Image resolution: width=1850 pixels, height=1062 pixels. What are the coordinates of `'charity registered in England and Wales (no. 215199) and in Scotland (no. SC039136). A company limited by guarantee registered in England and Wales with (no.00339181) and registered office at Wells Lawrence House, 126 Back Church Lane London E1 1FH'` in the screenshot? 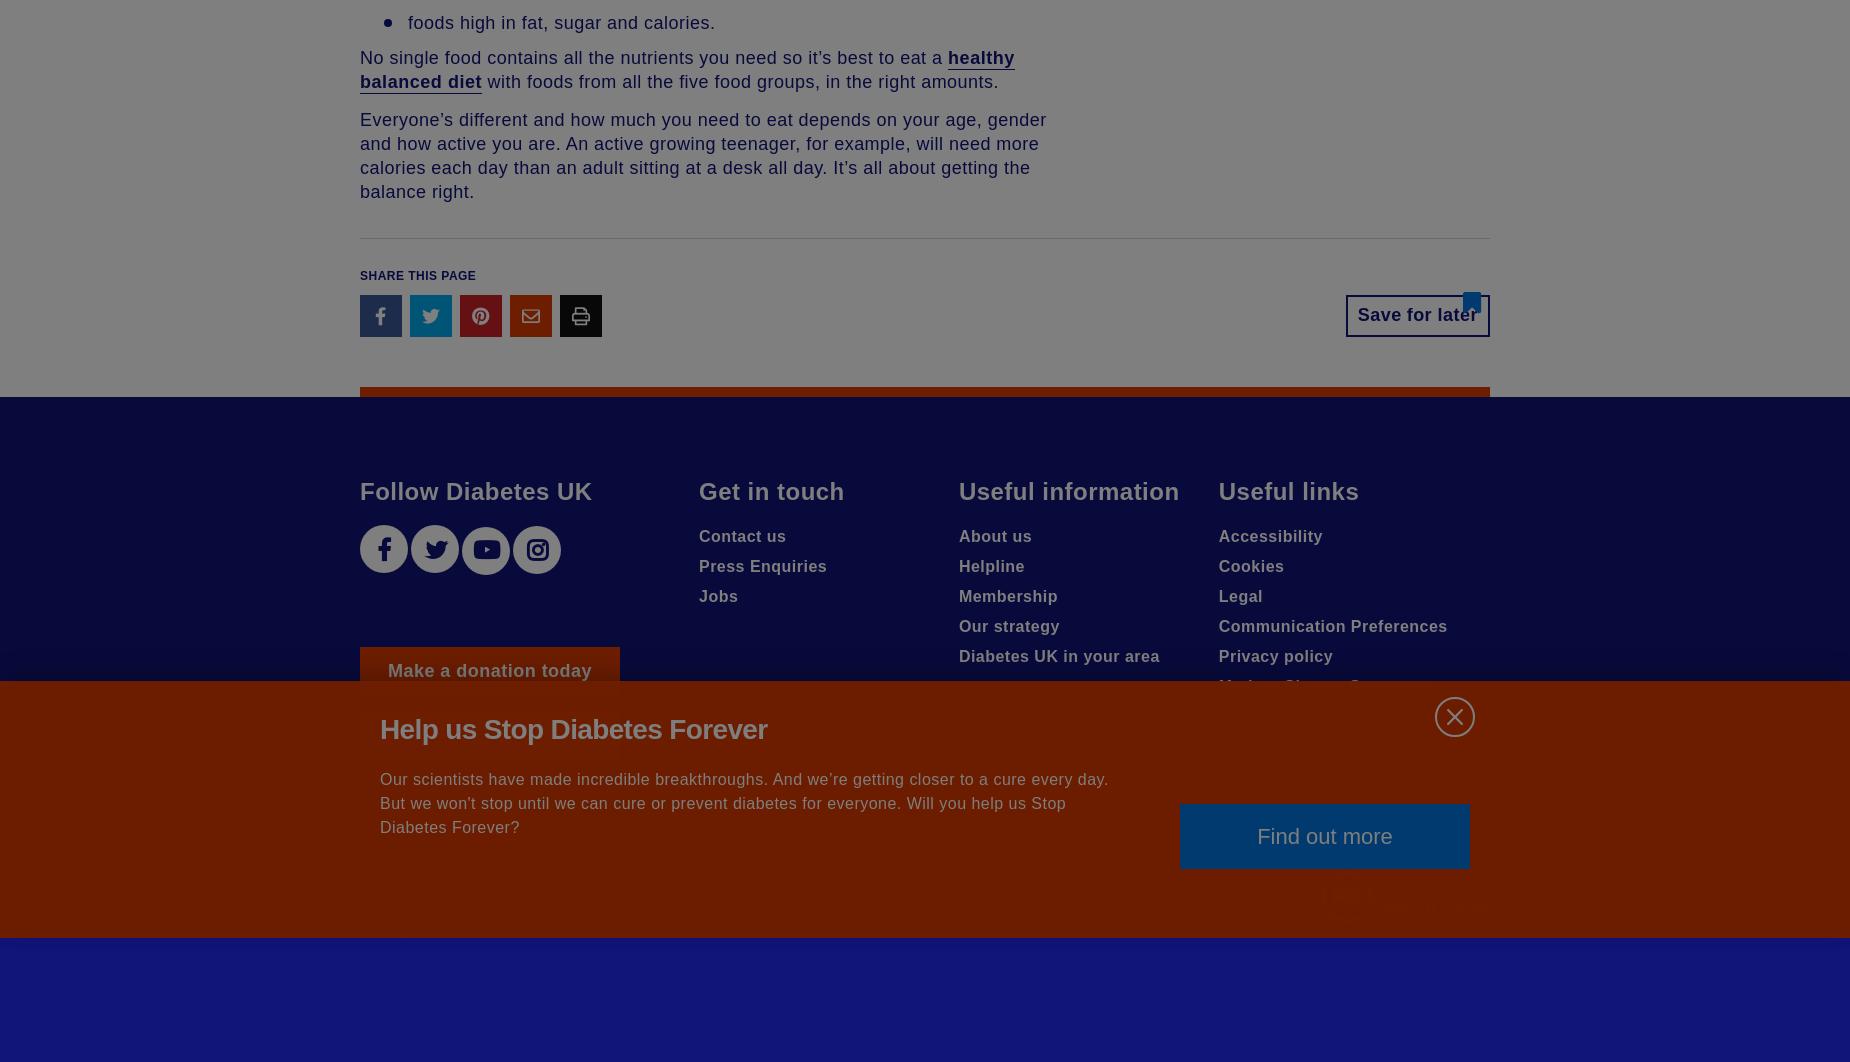 It's located at (359, 904).